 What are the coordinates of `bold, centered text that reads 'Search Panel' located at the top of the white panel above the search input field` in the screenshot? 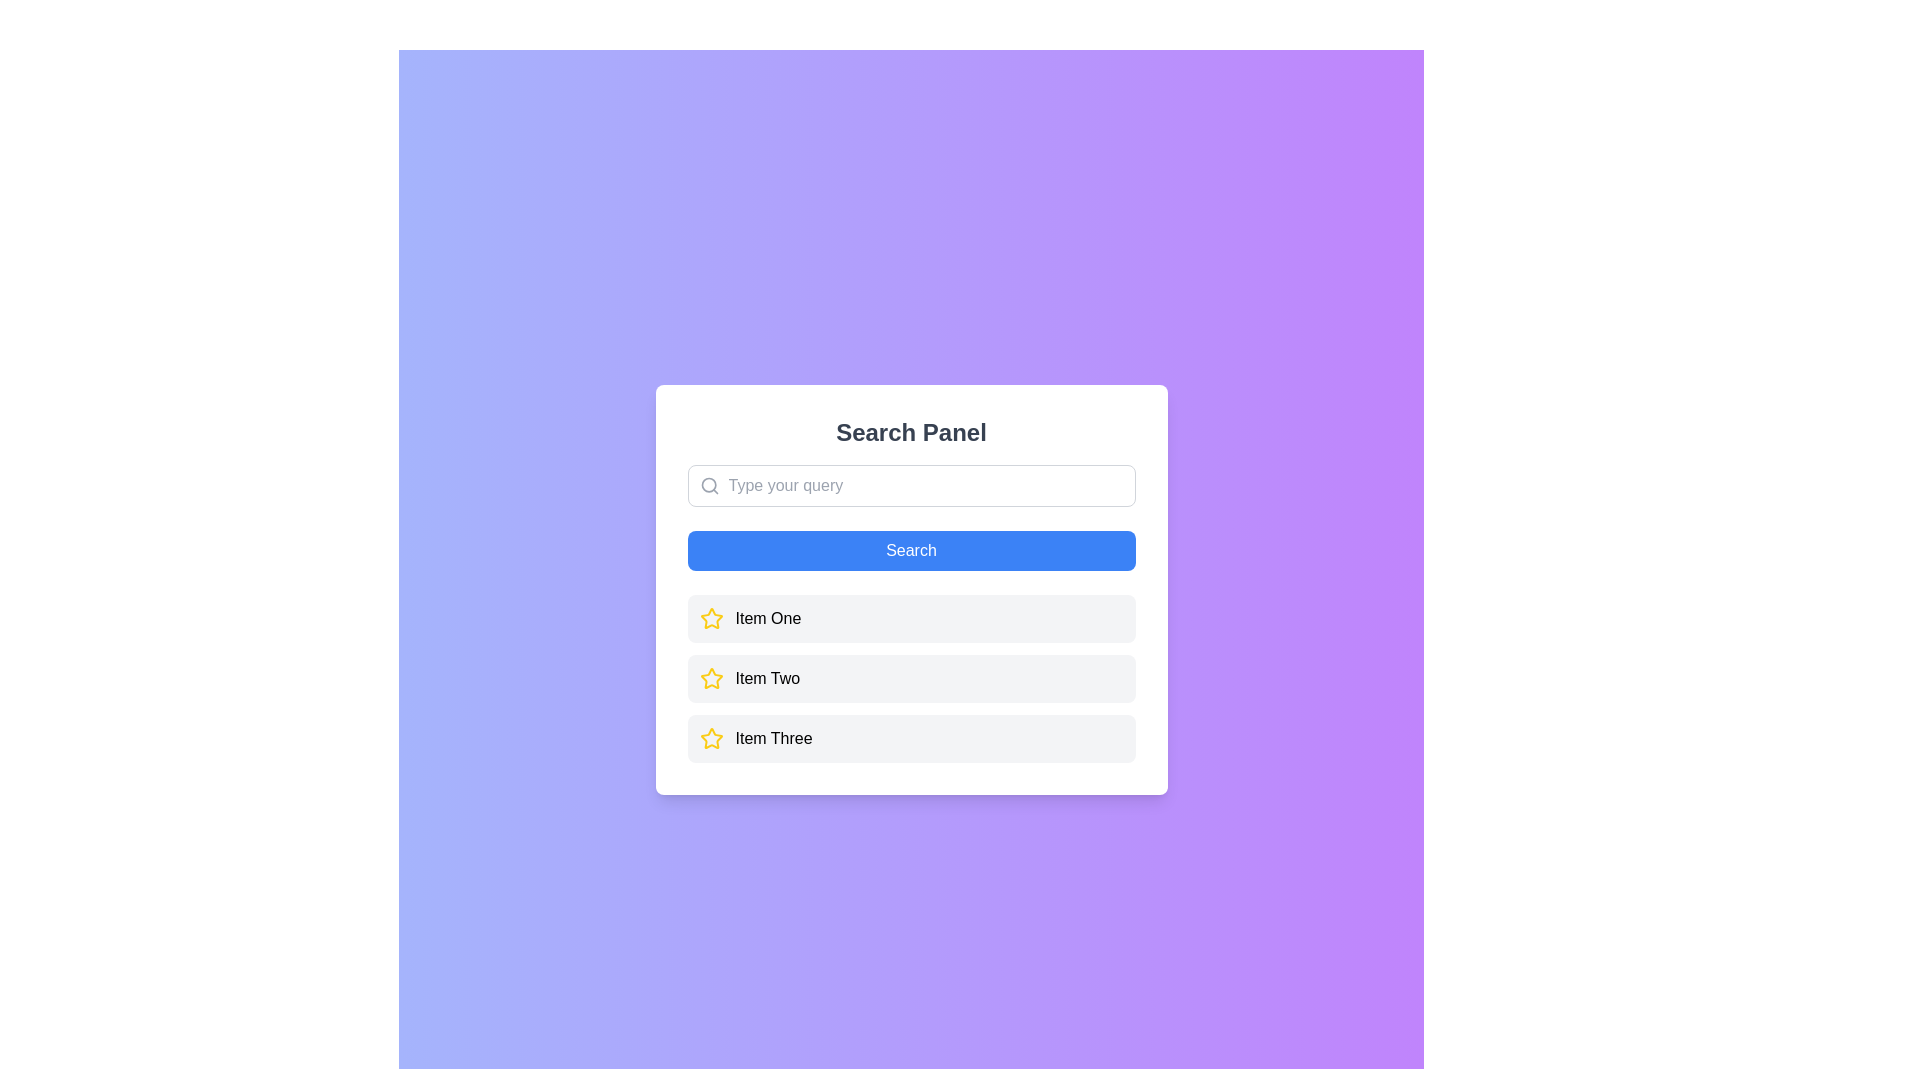 It's located at (910, 431).